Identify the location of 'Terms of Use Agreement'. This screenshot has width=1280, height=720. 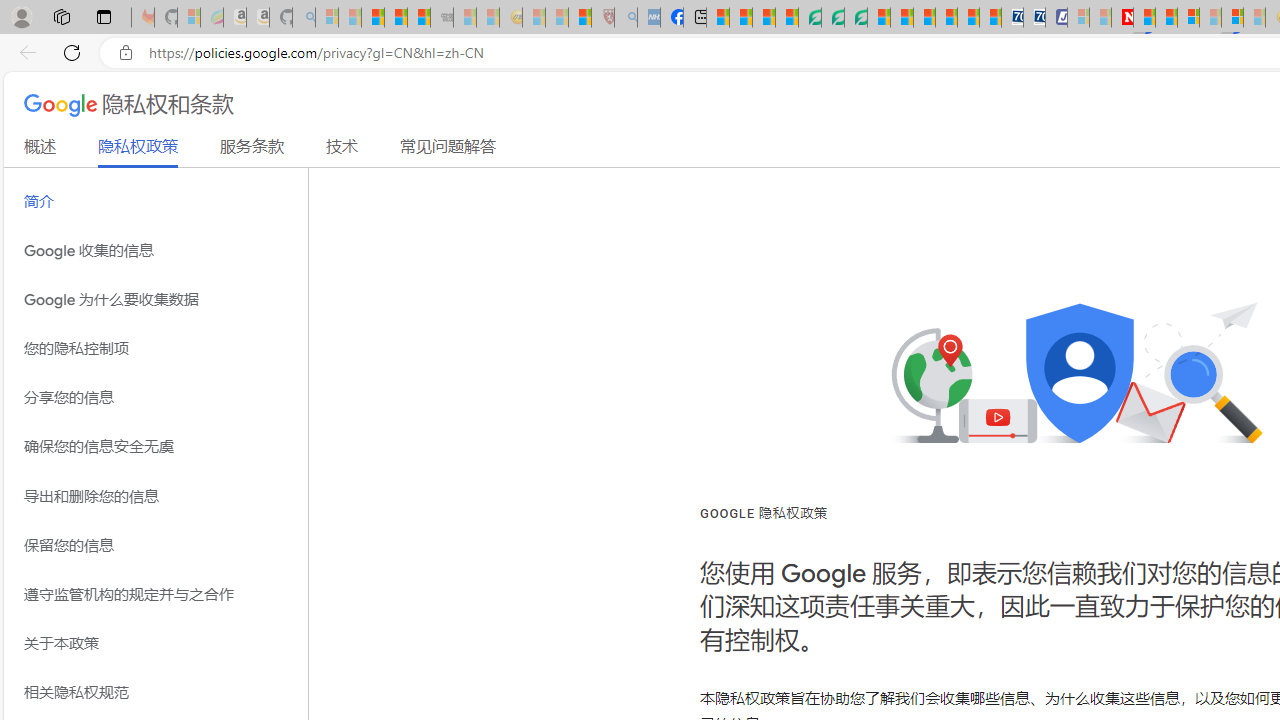
(832, 17).